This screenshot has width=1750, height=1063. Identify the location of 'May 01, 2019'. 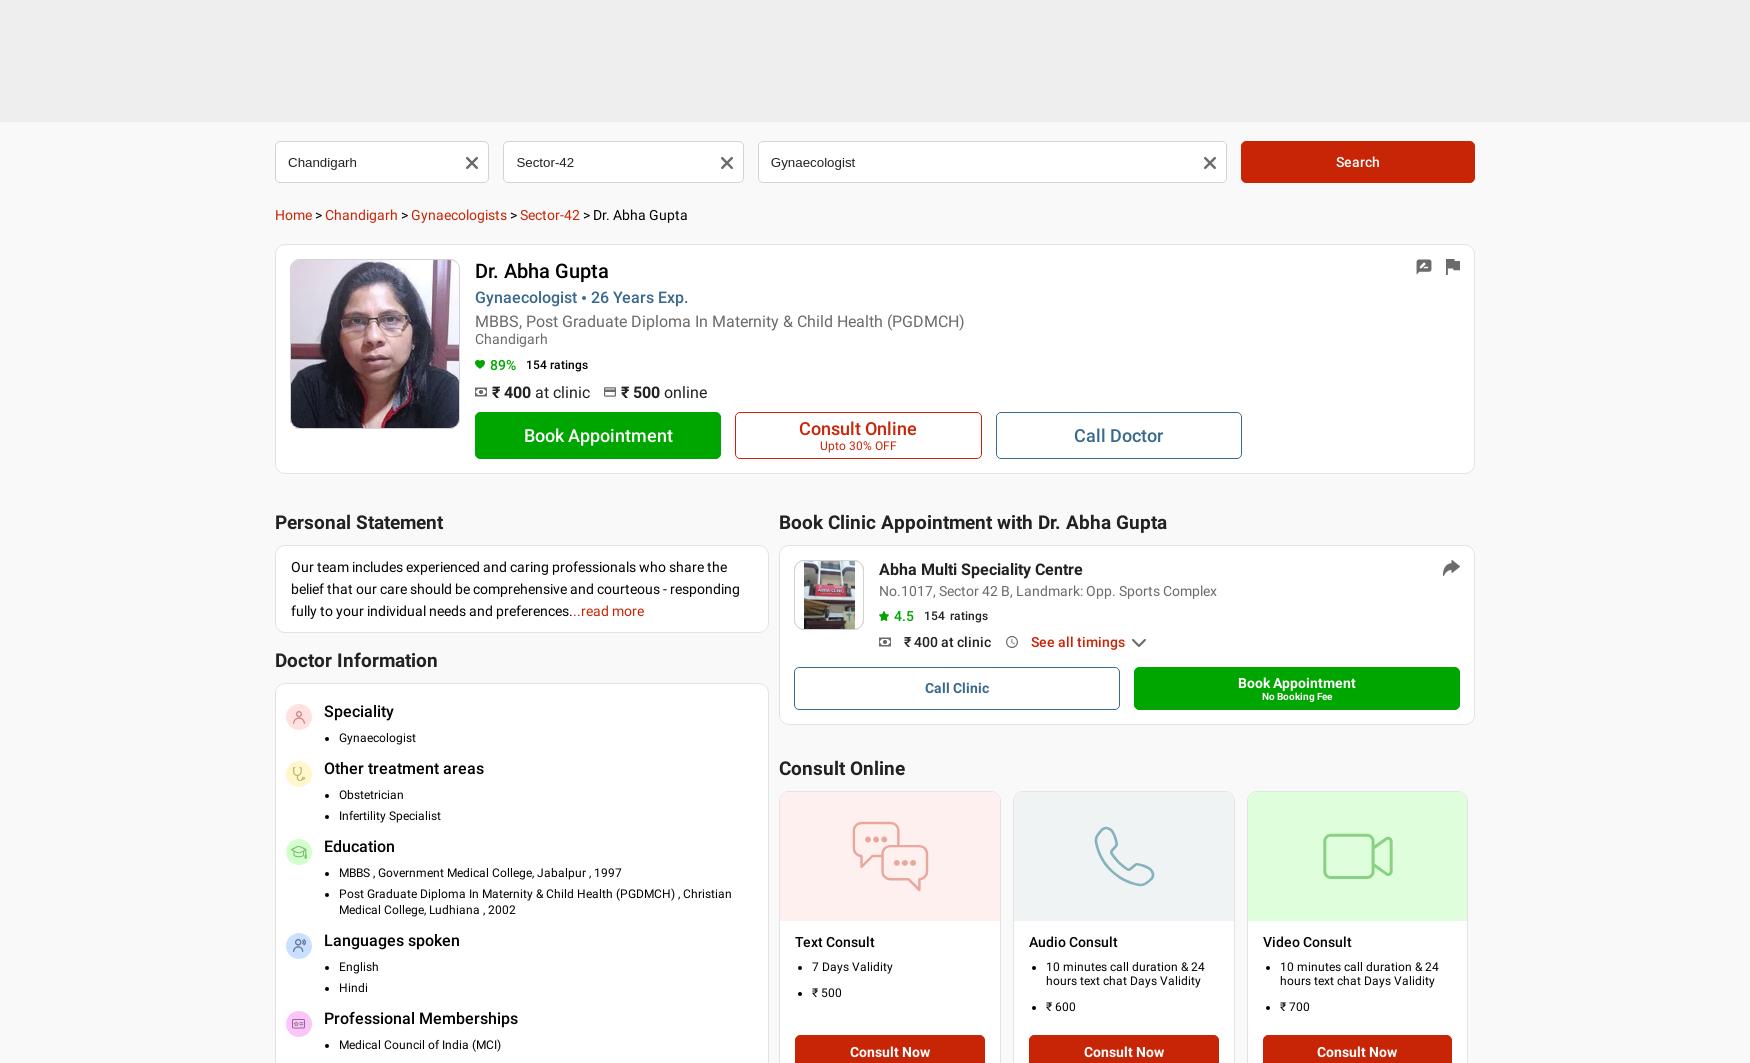
(877, 169).